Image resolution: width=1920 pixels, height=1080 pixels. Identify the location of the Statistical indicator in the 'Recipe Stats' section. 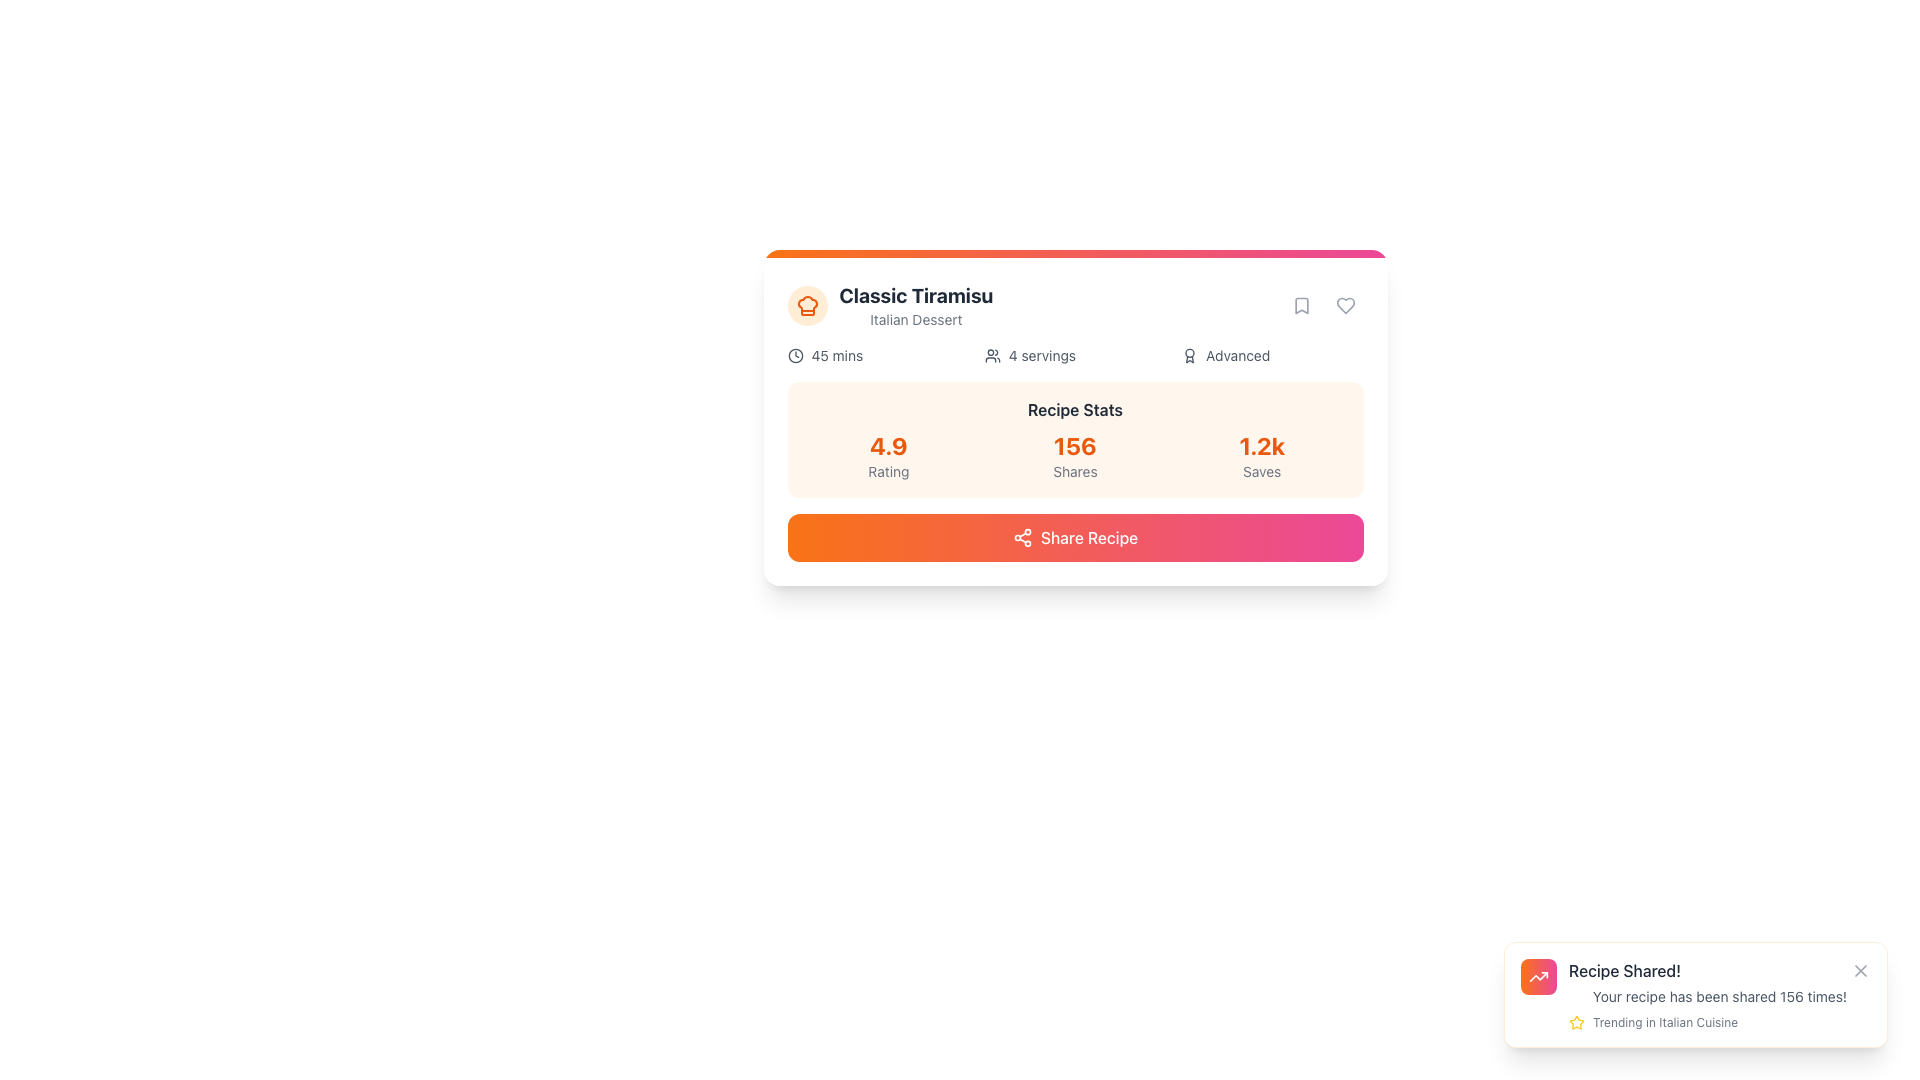
(1074, 455).